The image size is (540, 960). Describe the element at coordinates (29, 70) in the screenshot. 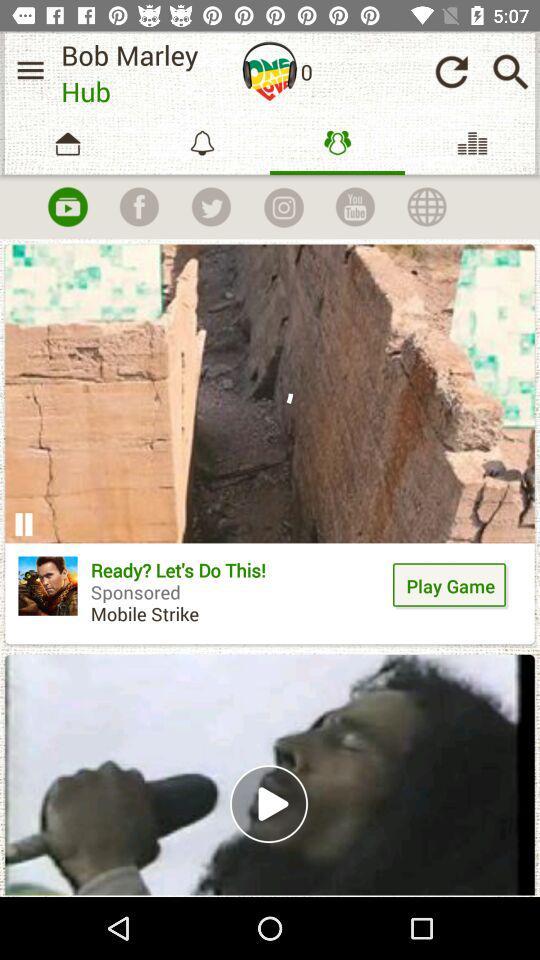

I see `the item next to bob marley icon` at that location.